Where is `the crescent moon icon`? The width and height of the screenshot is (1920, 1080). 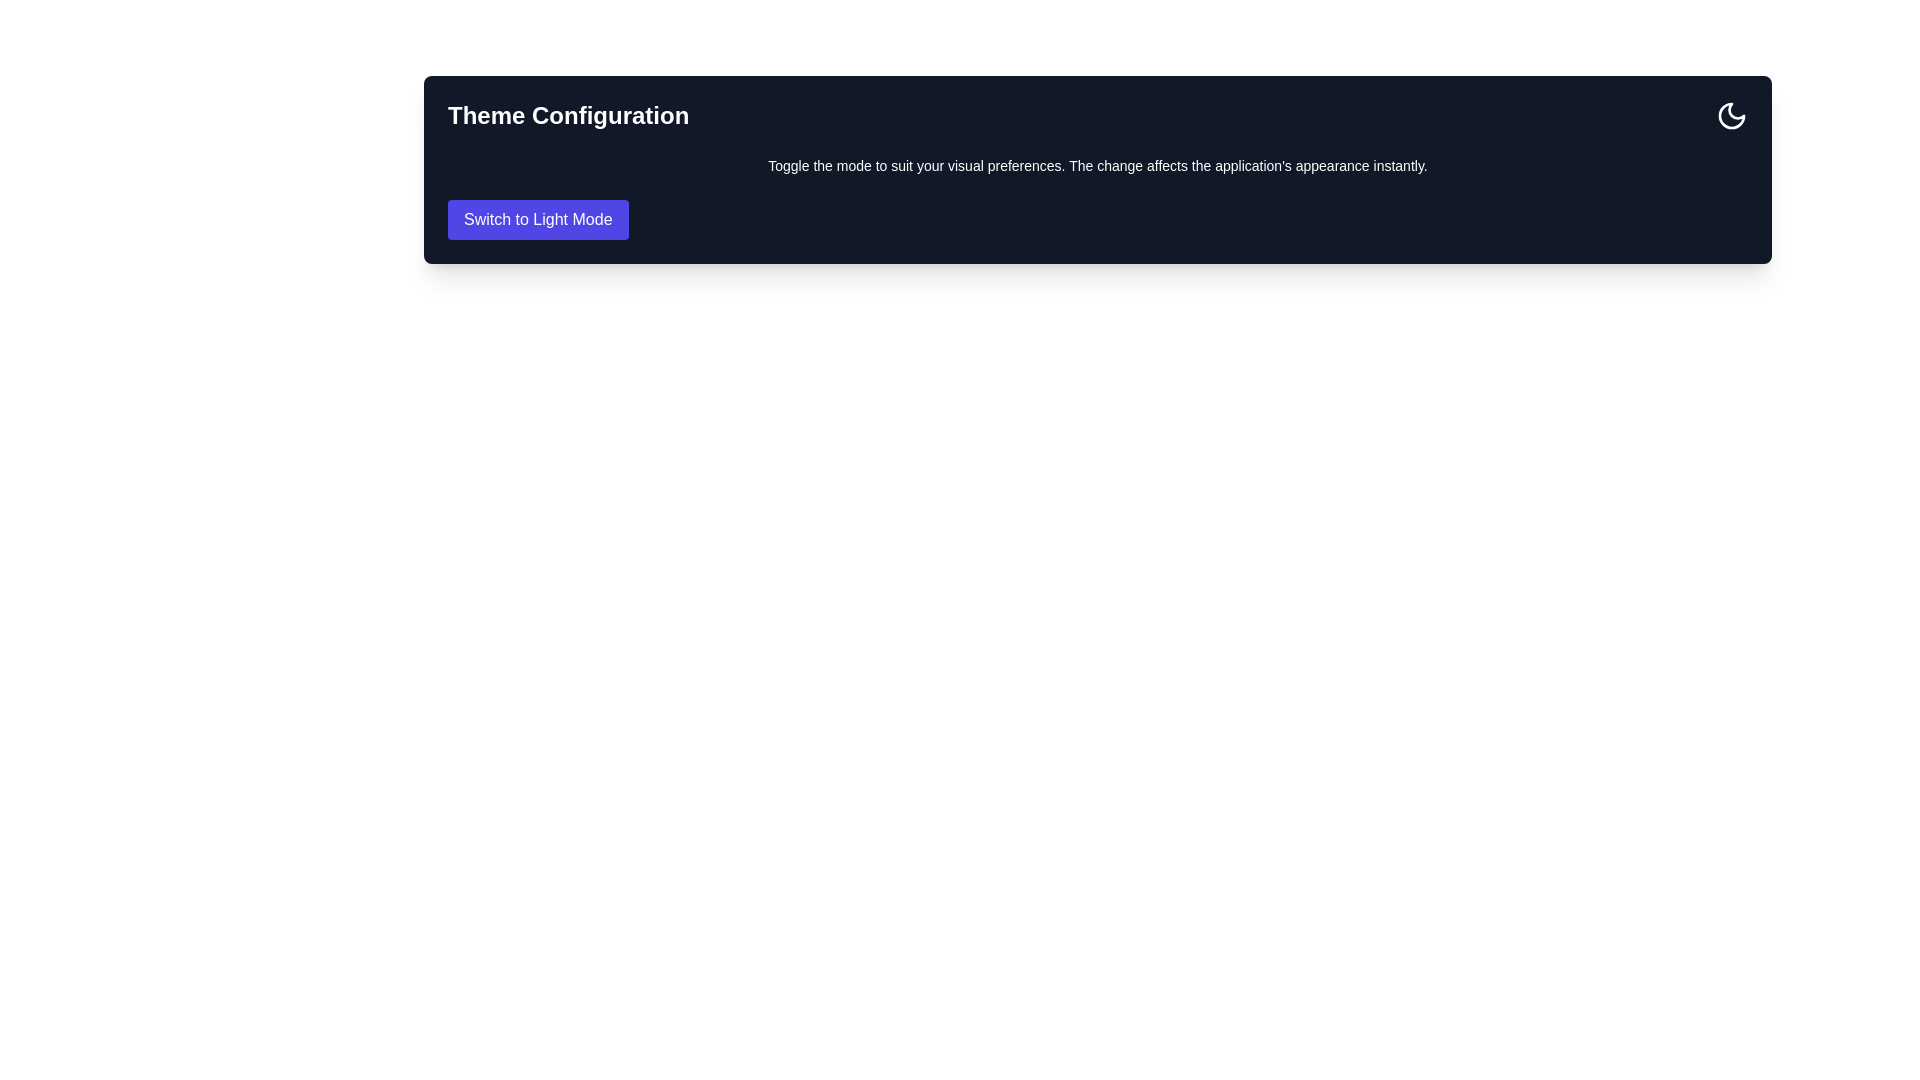 the crescent moon icon is located at coordinates (1731, 115).